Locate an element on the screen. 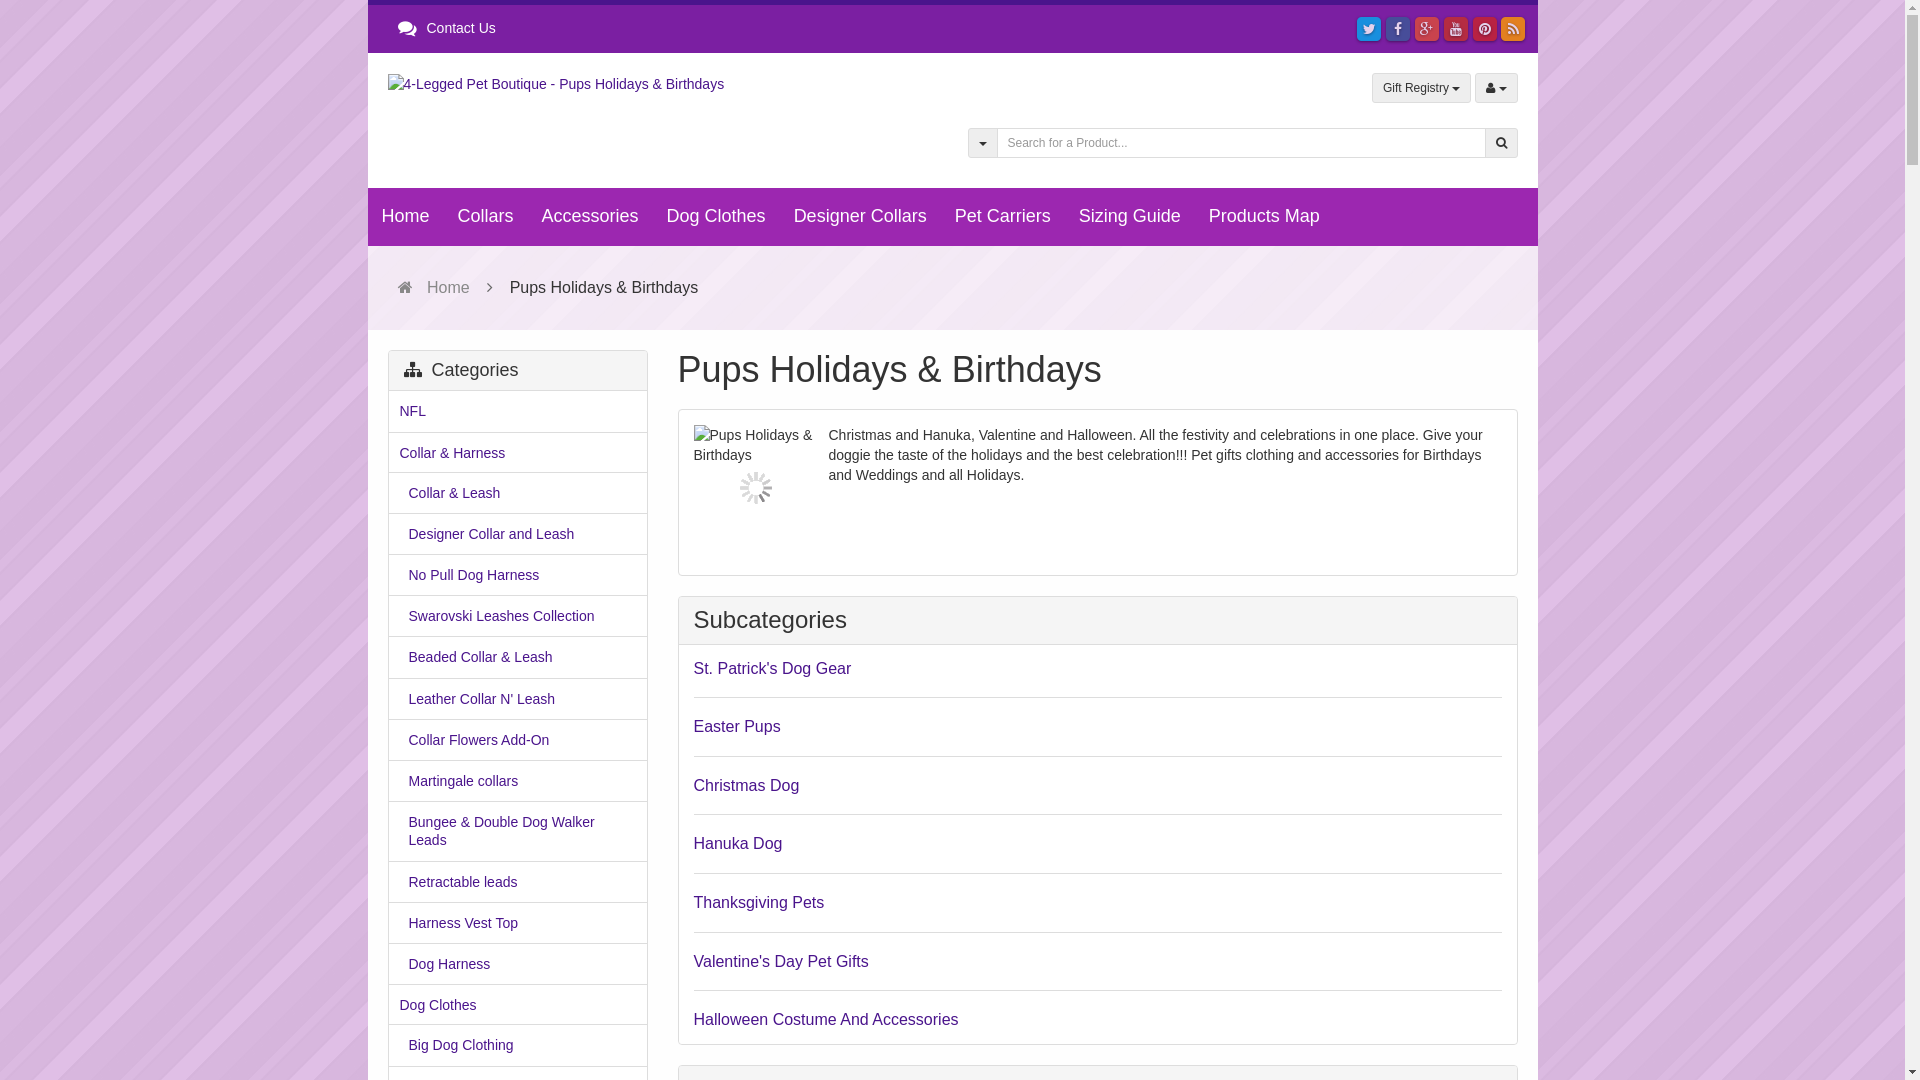 This screenshot has width=1920, height=1080. 'Harness Vest Top' is located at coordinates (388, 922).